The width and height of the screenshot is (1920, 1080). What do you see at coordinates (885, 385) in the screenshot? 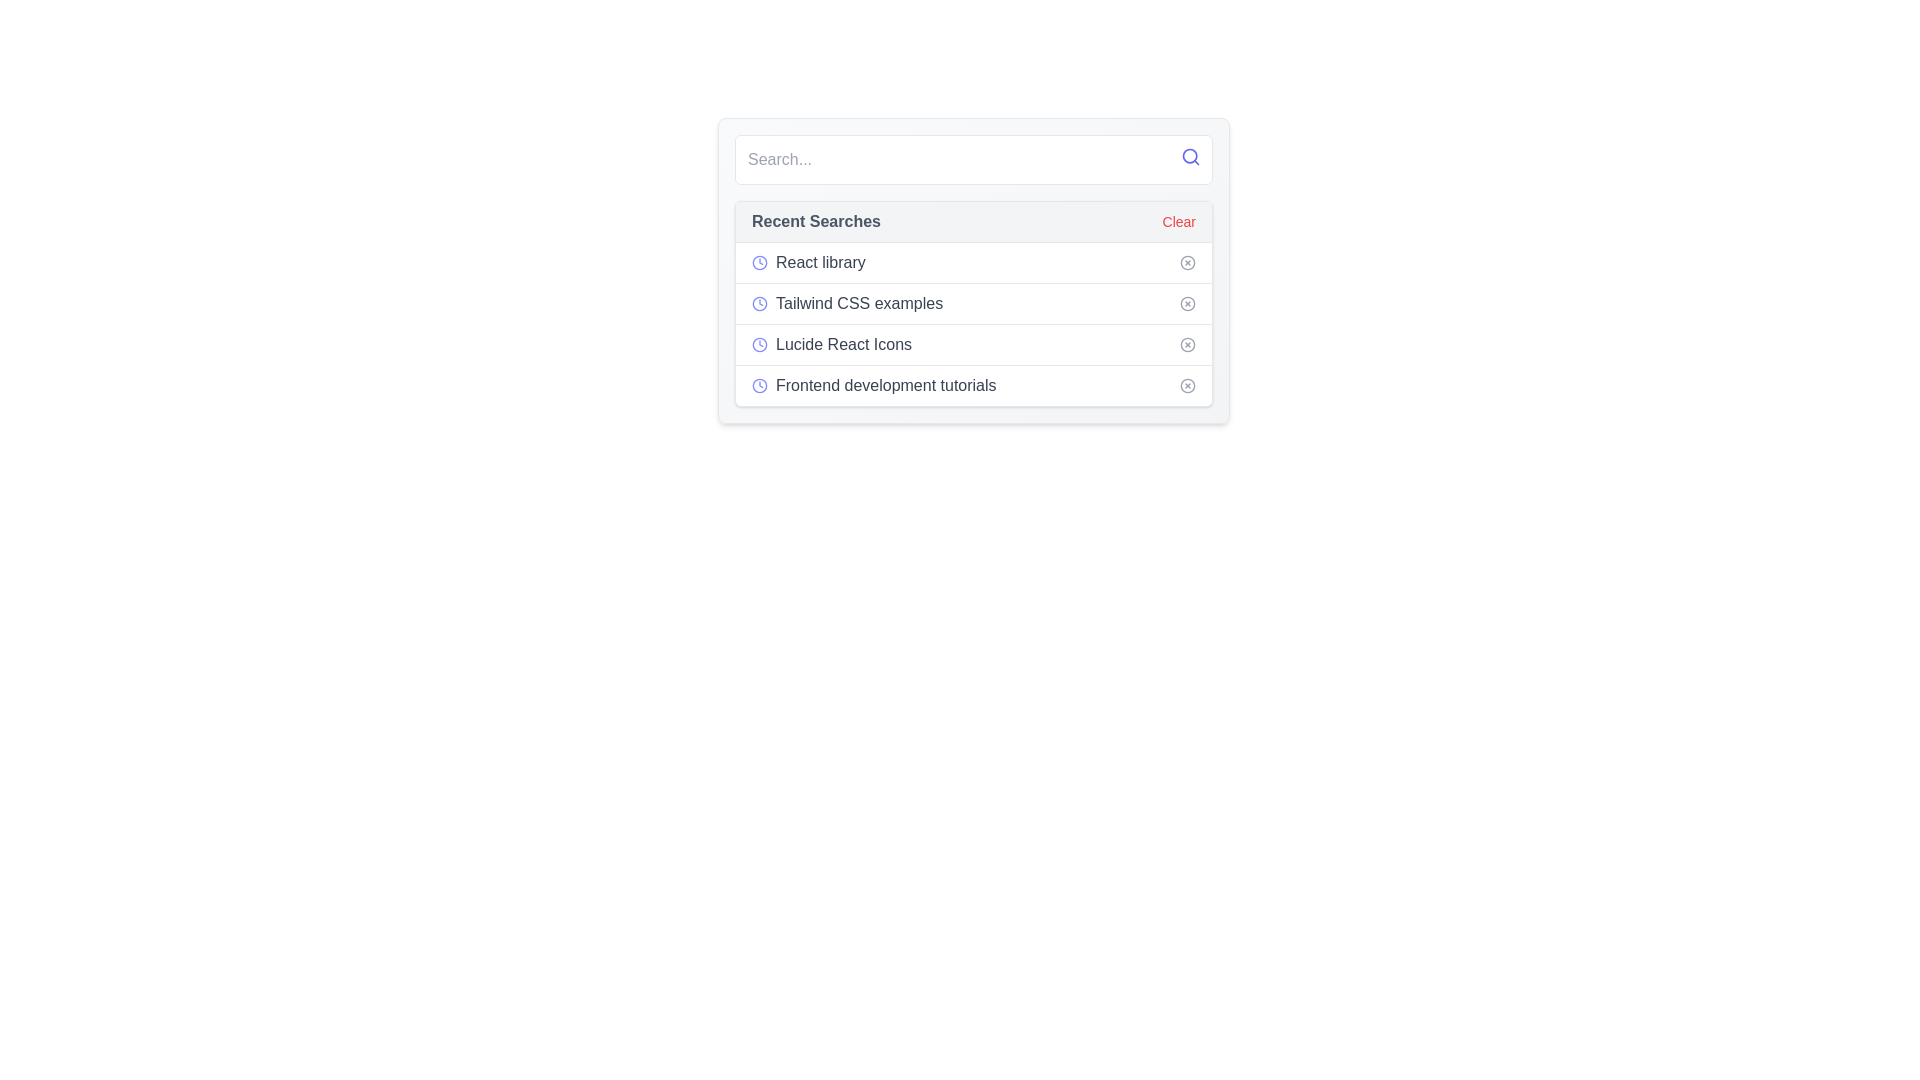
I see `the text label 'Frontend development tutorials' in the 'Recent Searches' list to read the content` at bounding box center [885, 385].